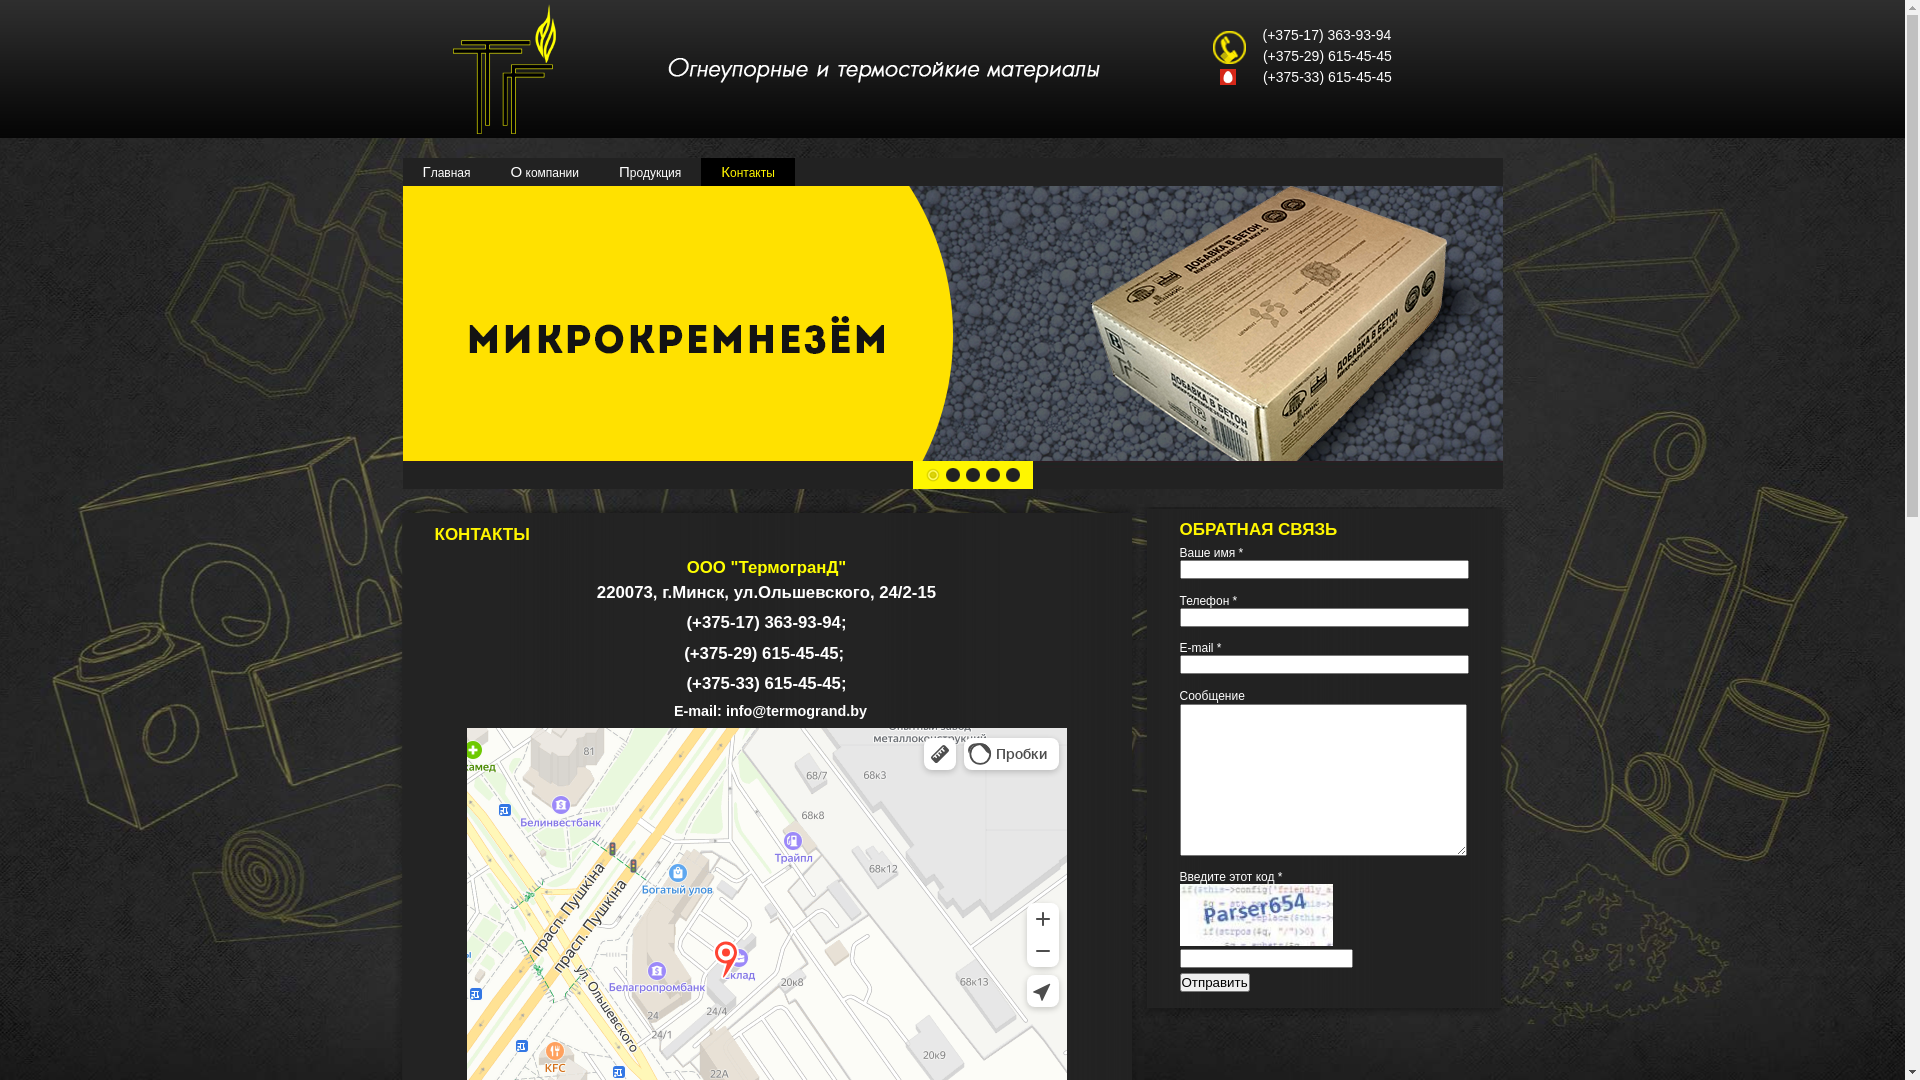  I want to click on '3', so click(972, 474).